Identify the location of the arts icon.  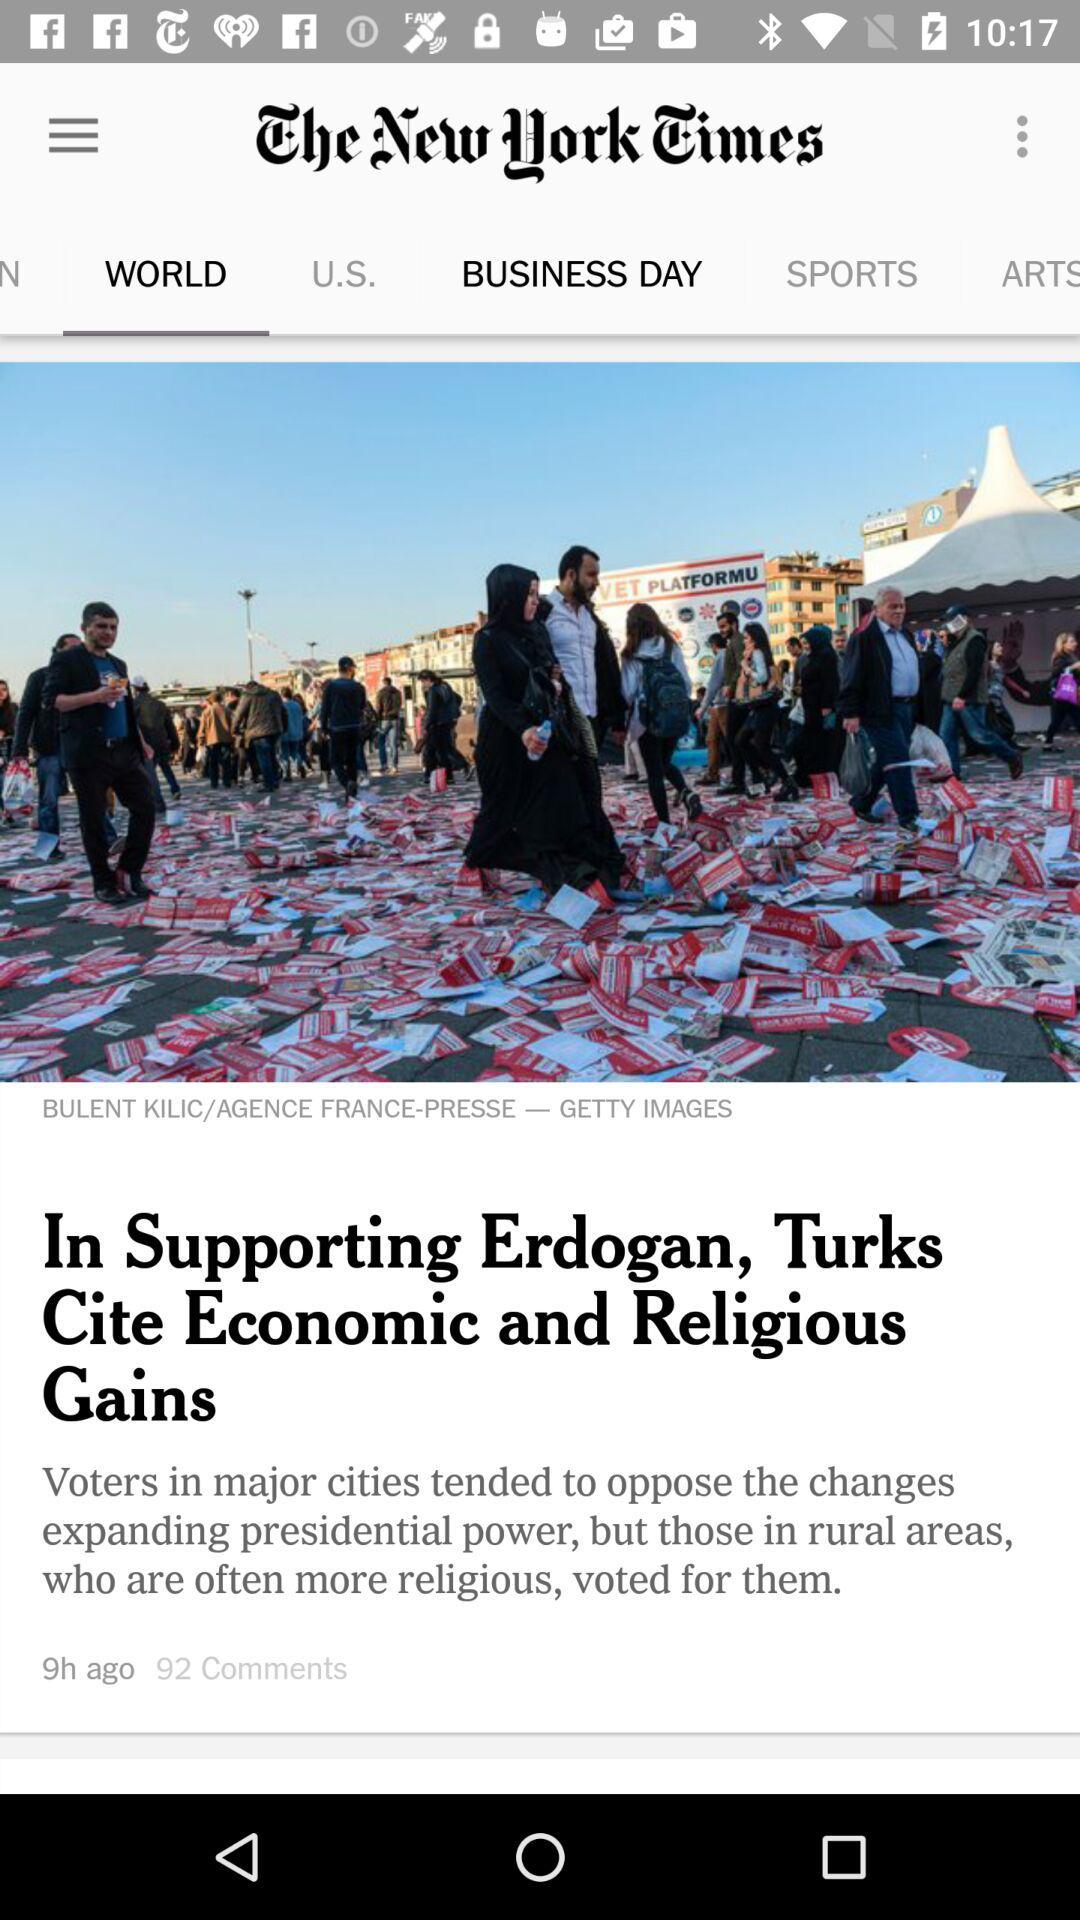
(993, 272).